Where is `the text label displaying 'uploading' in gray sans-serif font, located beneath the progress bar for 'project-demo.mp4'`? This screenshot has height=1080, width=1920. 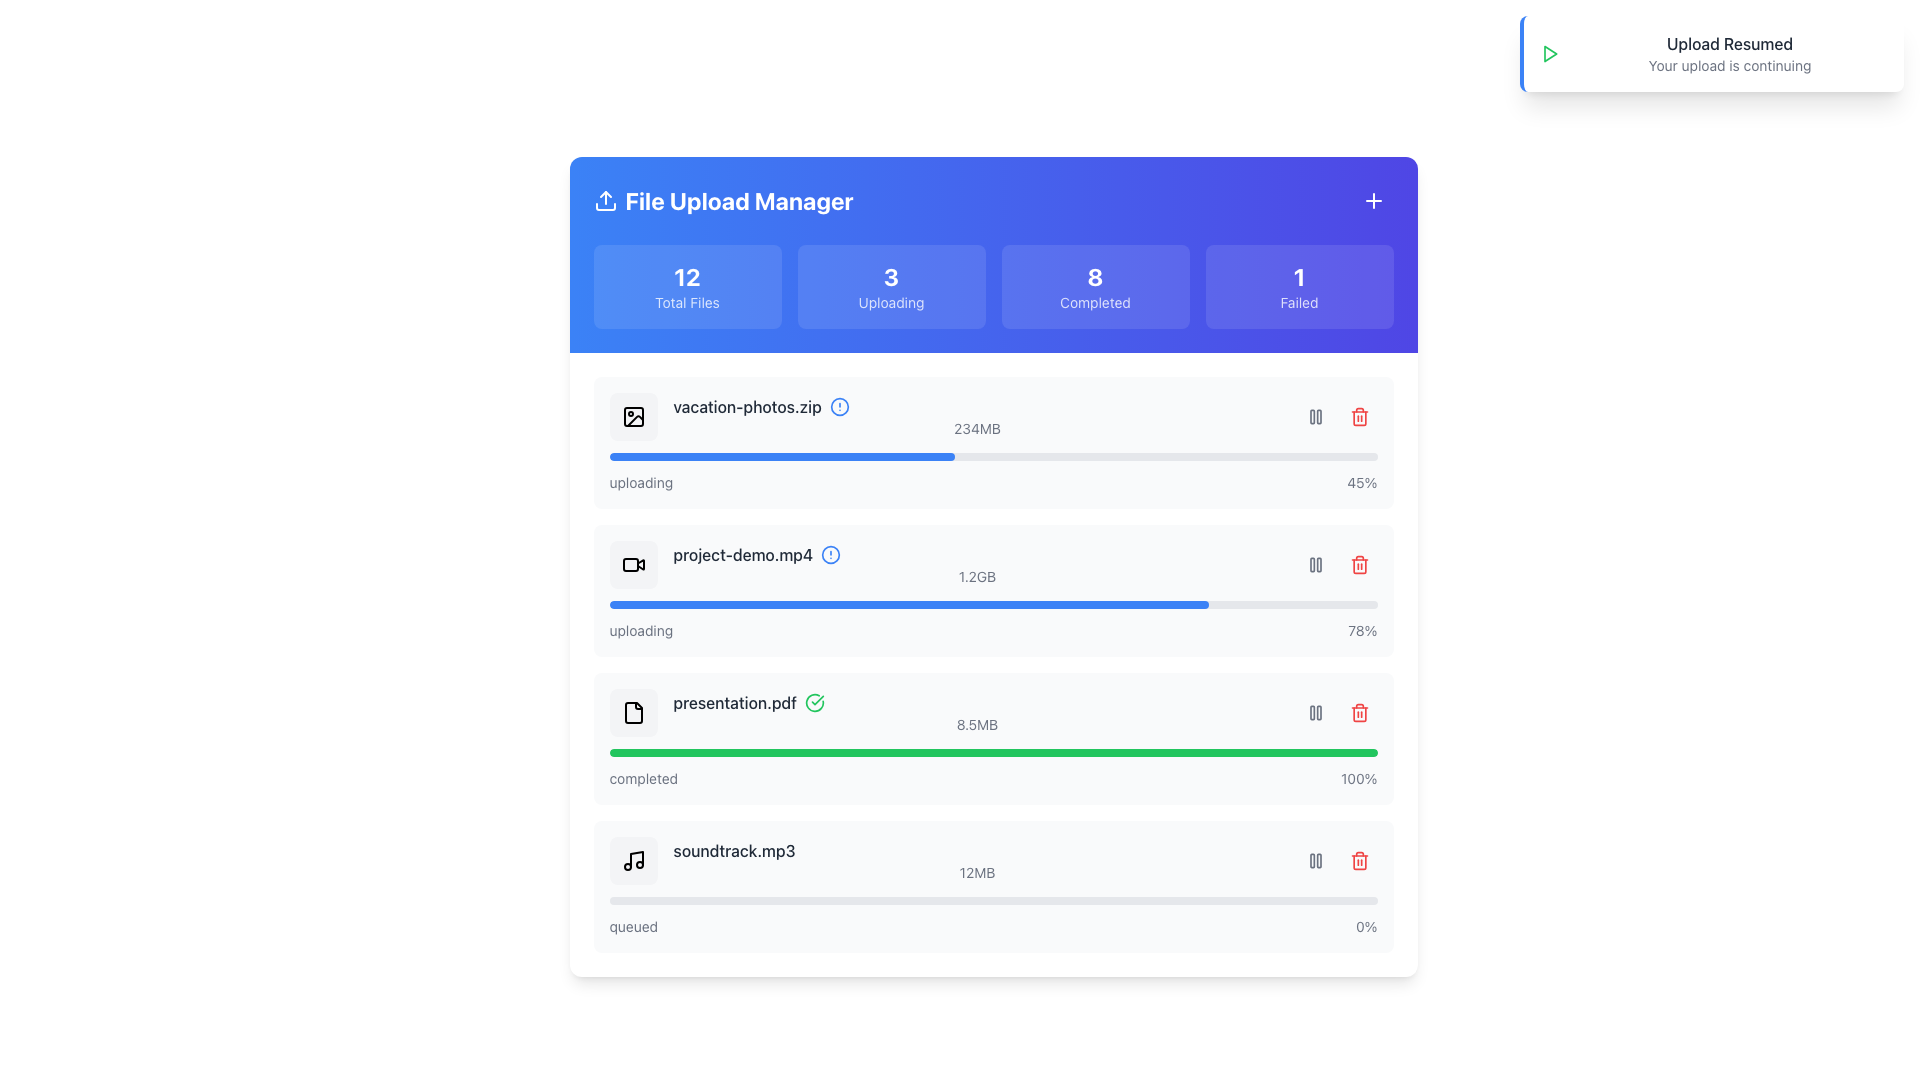
the text label displaying 'uploading' in gray sans-serif font, located beneath the progress bar for 'project-demo.mp4' is located at coordinates (641, 631).